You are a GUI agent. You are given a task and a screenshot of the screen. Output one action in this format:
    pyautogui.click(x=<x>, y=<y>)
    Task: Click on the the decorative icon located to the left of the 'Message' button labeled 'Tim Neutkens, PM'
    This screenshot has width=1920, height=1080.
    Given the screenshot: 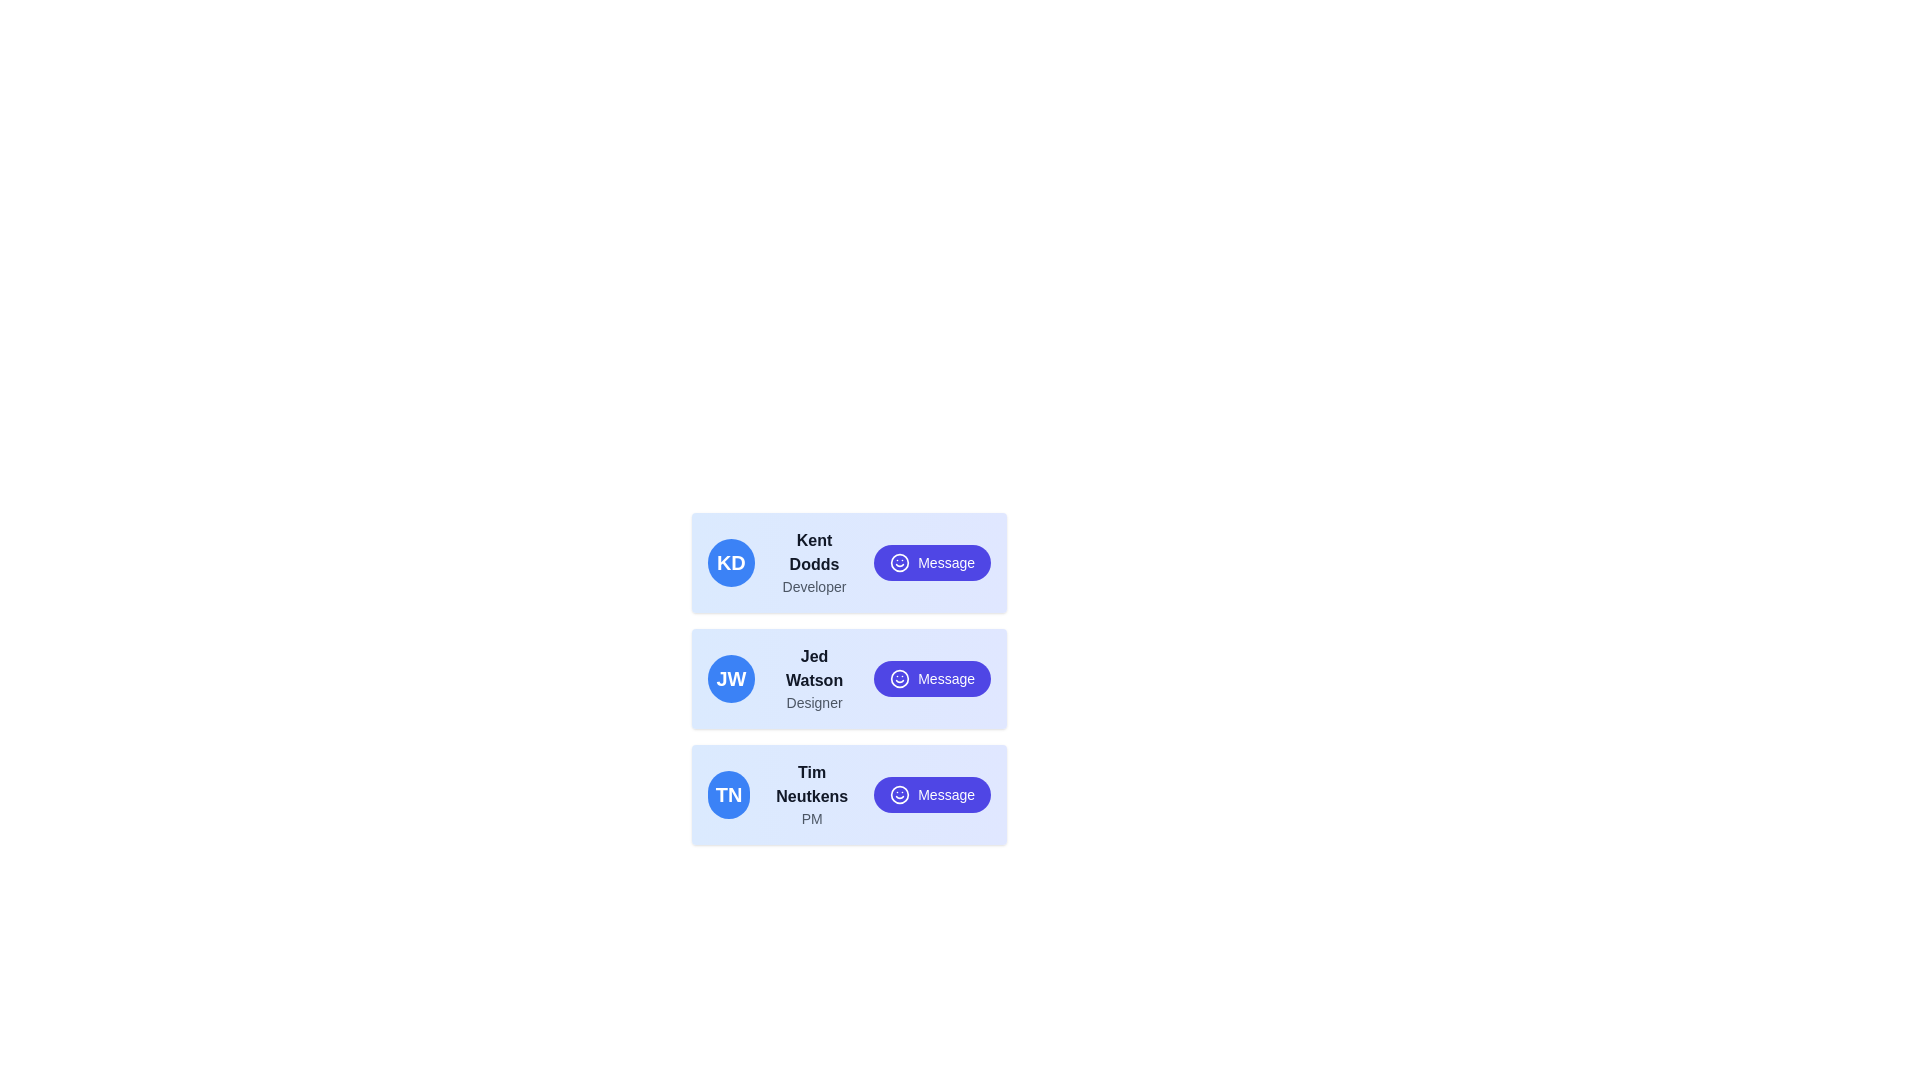 What is the action you would take?
    pyautogui.click(x=899, y=793)
    